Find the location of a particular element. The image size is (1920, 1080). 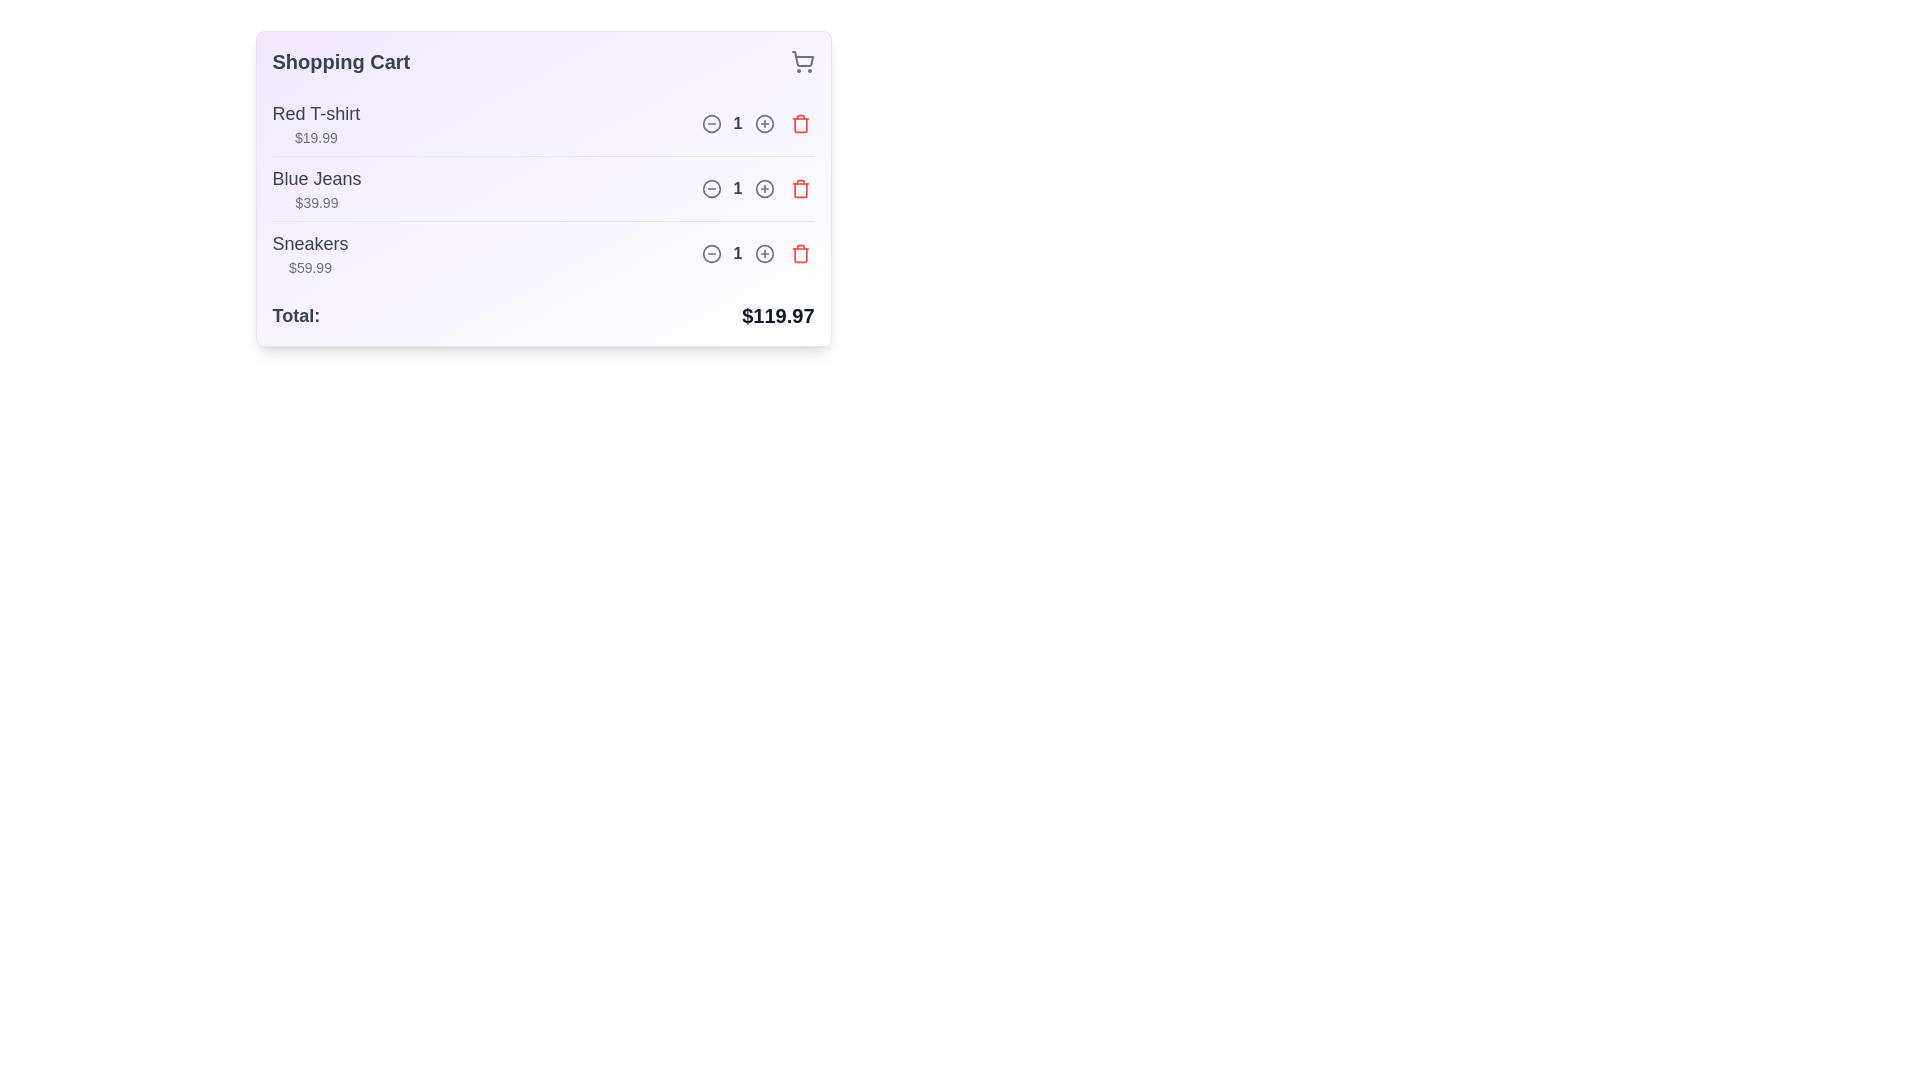

the text label that describes the first item in the shopping cart, which includes its name and price, located near the upper left corner of the cart's item list, above the 'Blue Jeans' item is located at coordinates (315, 123).